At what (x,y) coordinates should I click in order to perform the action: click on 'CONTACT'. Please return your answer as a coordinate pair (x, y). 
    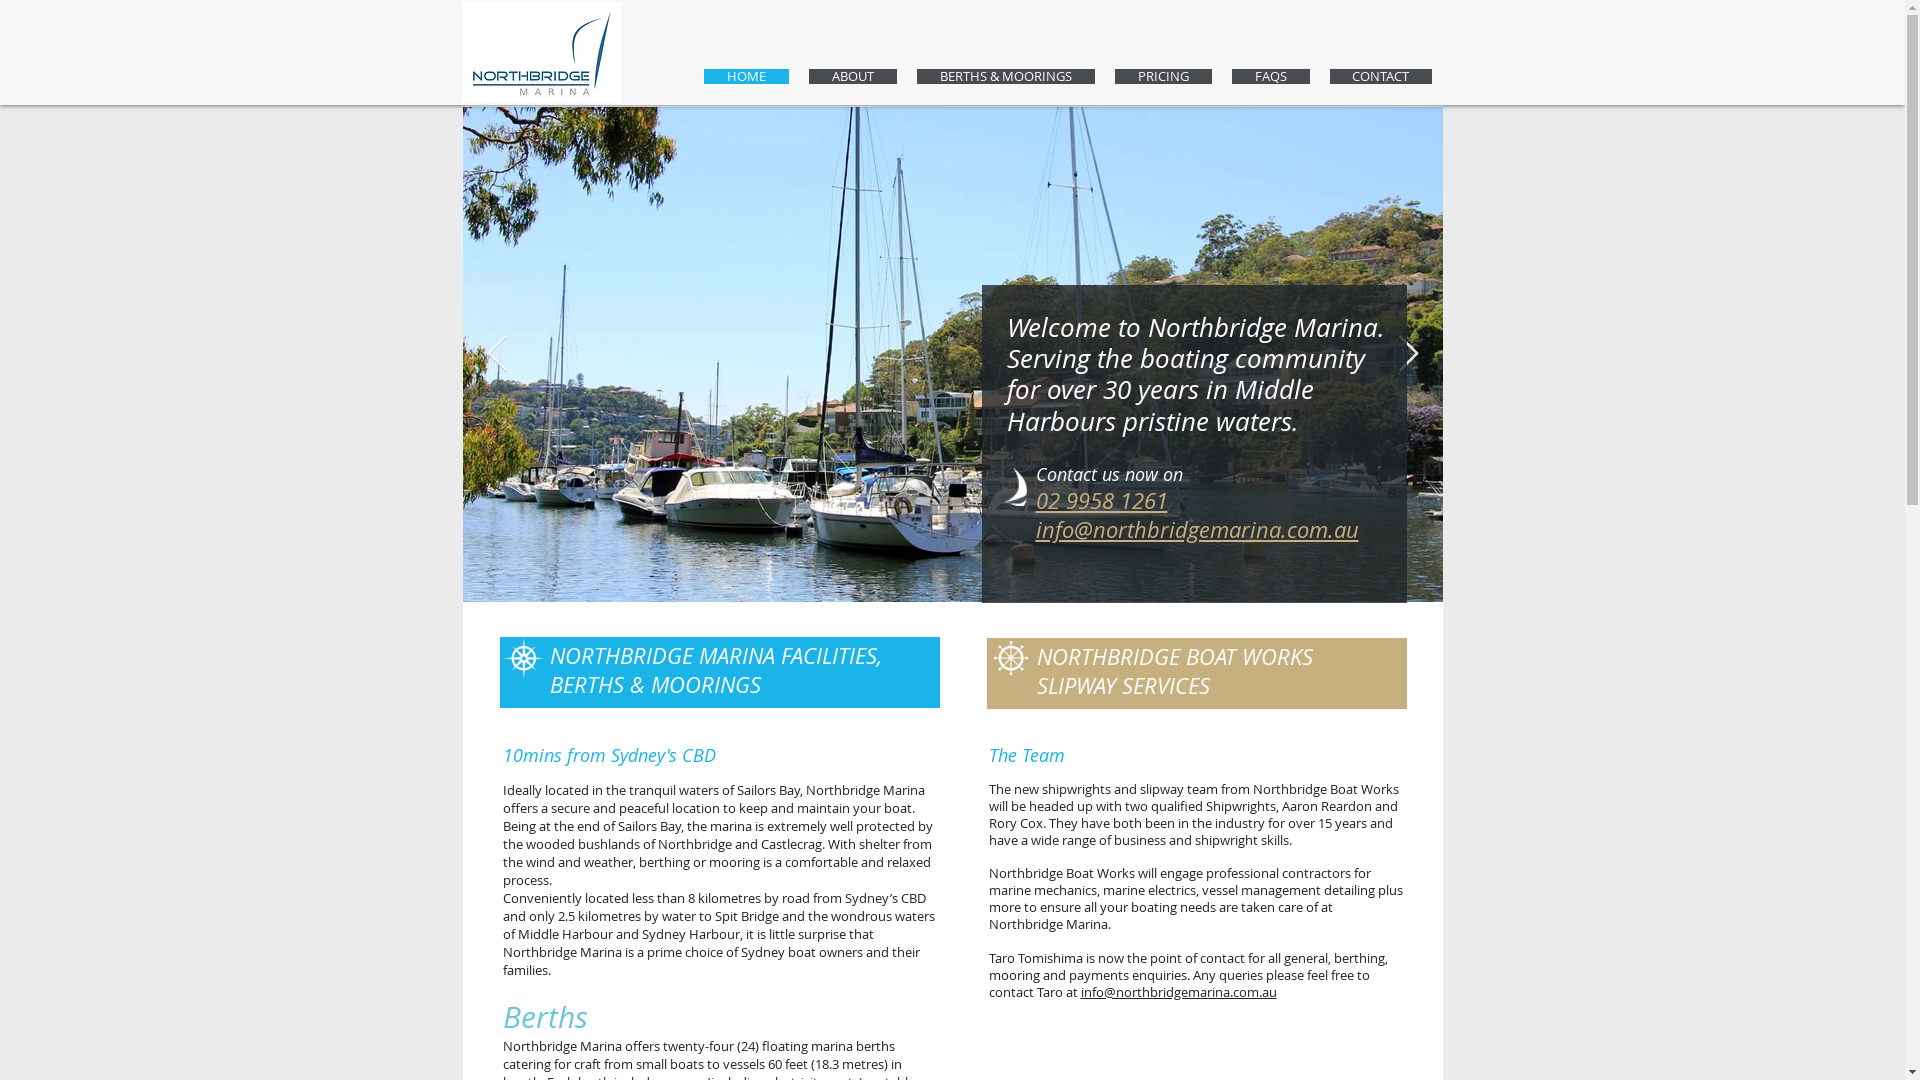
    Looking at the image, I should click on (1329, 75).